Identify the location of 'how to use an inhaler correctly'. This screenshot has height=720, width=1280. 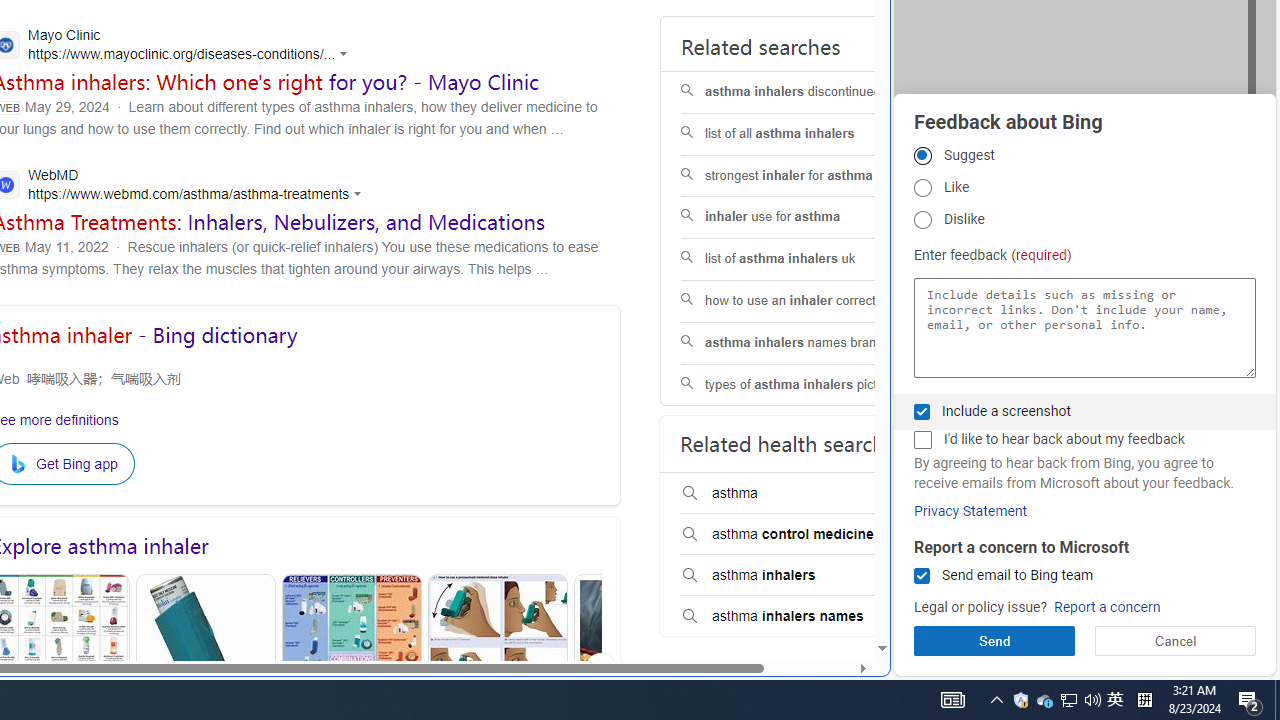
(807, 301).